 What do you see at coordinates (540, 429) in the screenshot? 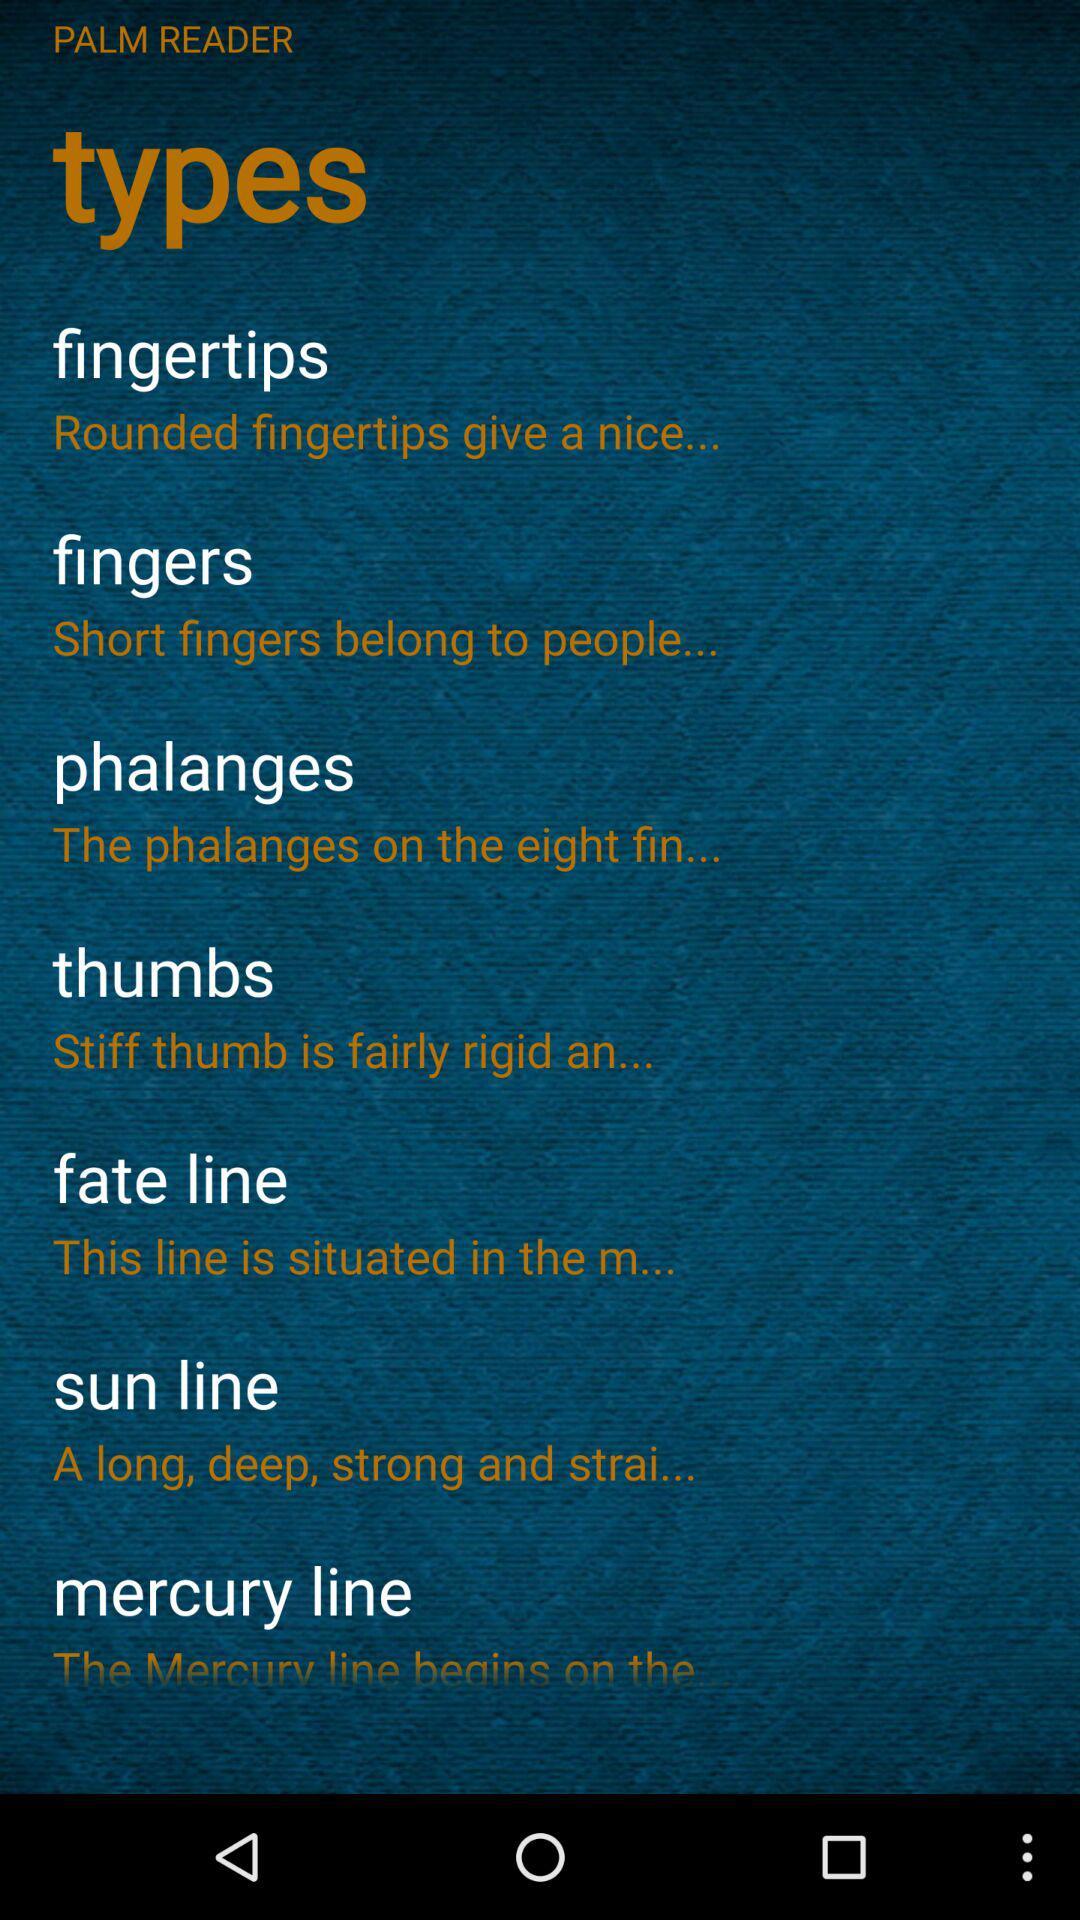
I see `icon below fingertips` at bounding box center [540, 429].